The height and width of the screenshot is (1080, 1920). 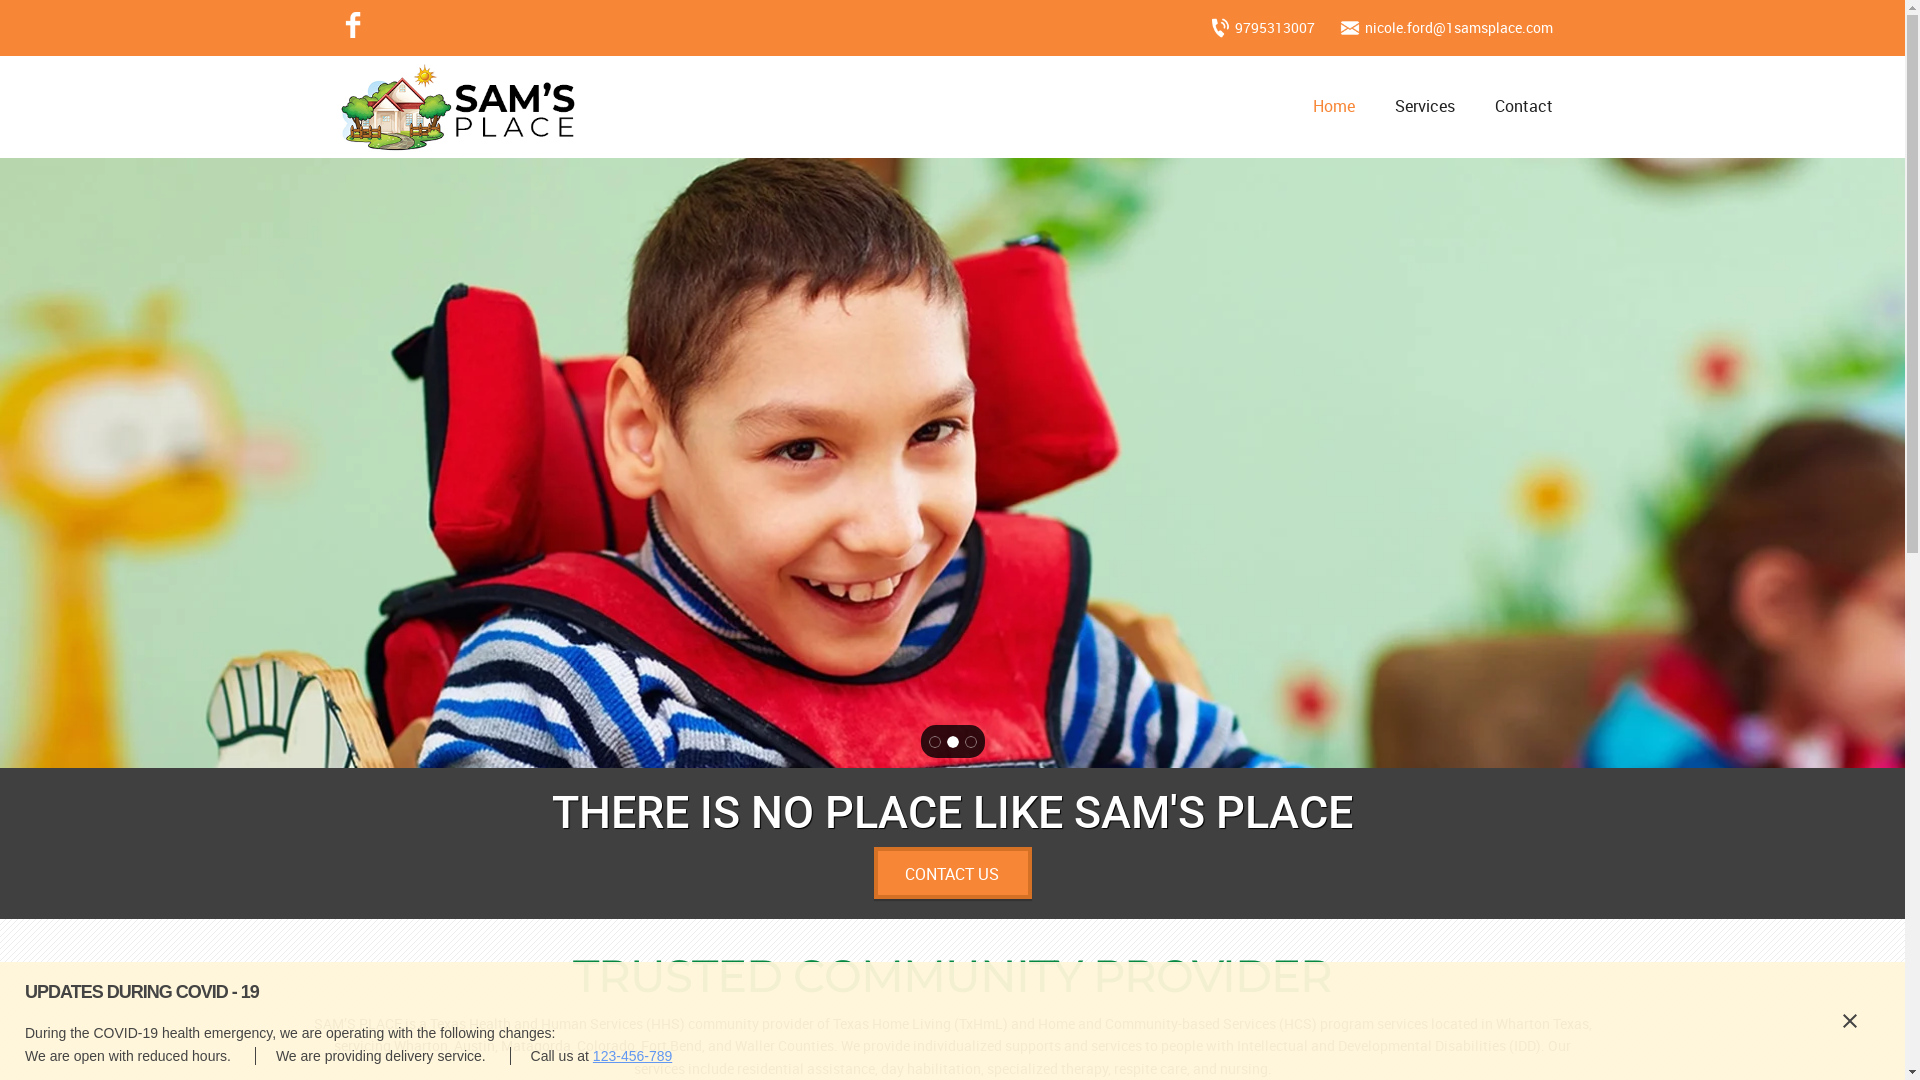 I want to click on 'Go to site home page', so click(x=455, y=107).